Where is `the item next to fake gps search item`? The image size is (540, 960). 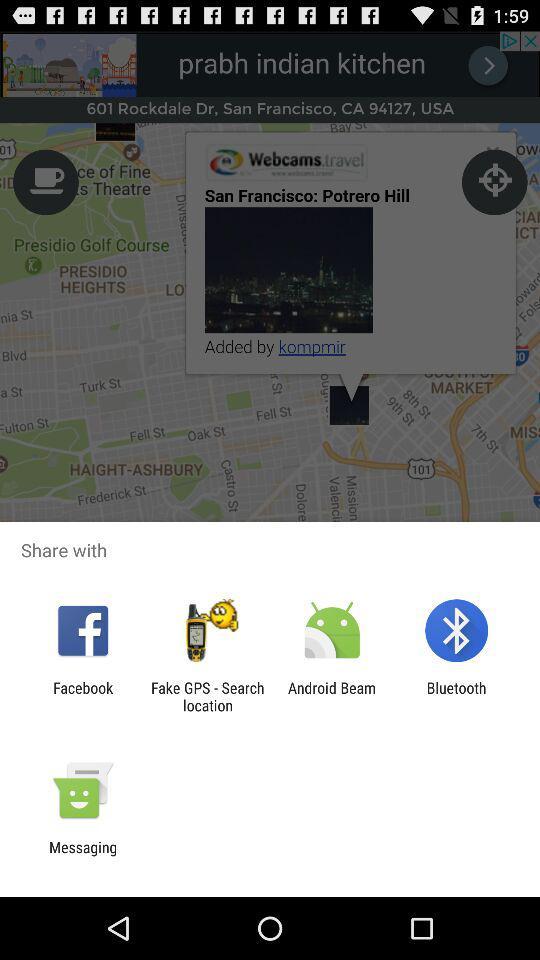 the item next to fake gps search item is located at coordinates (332, 696).